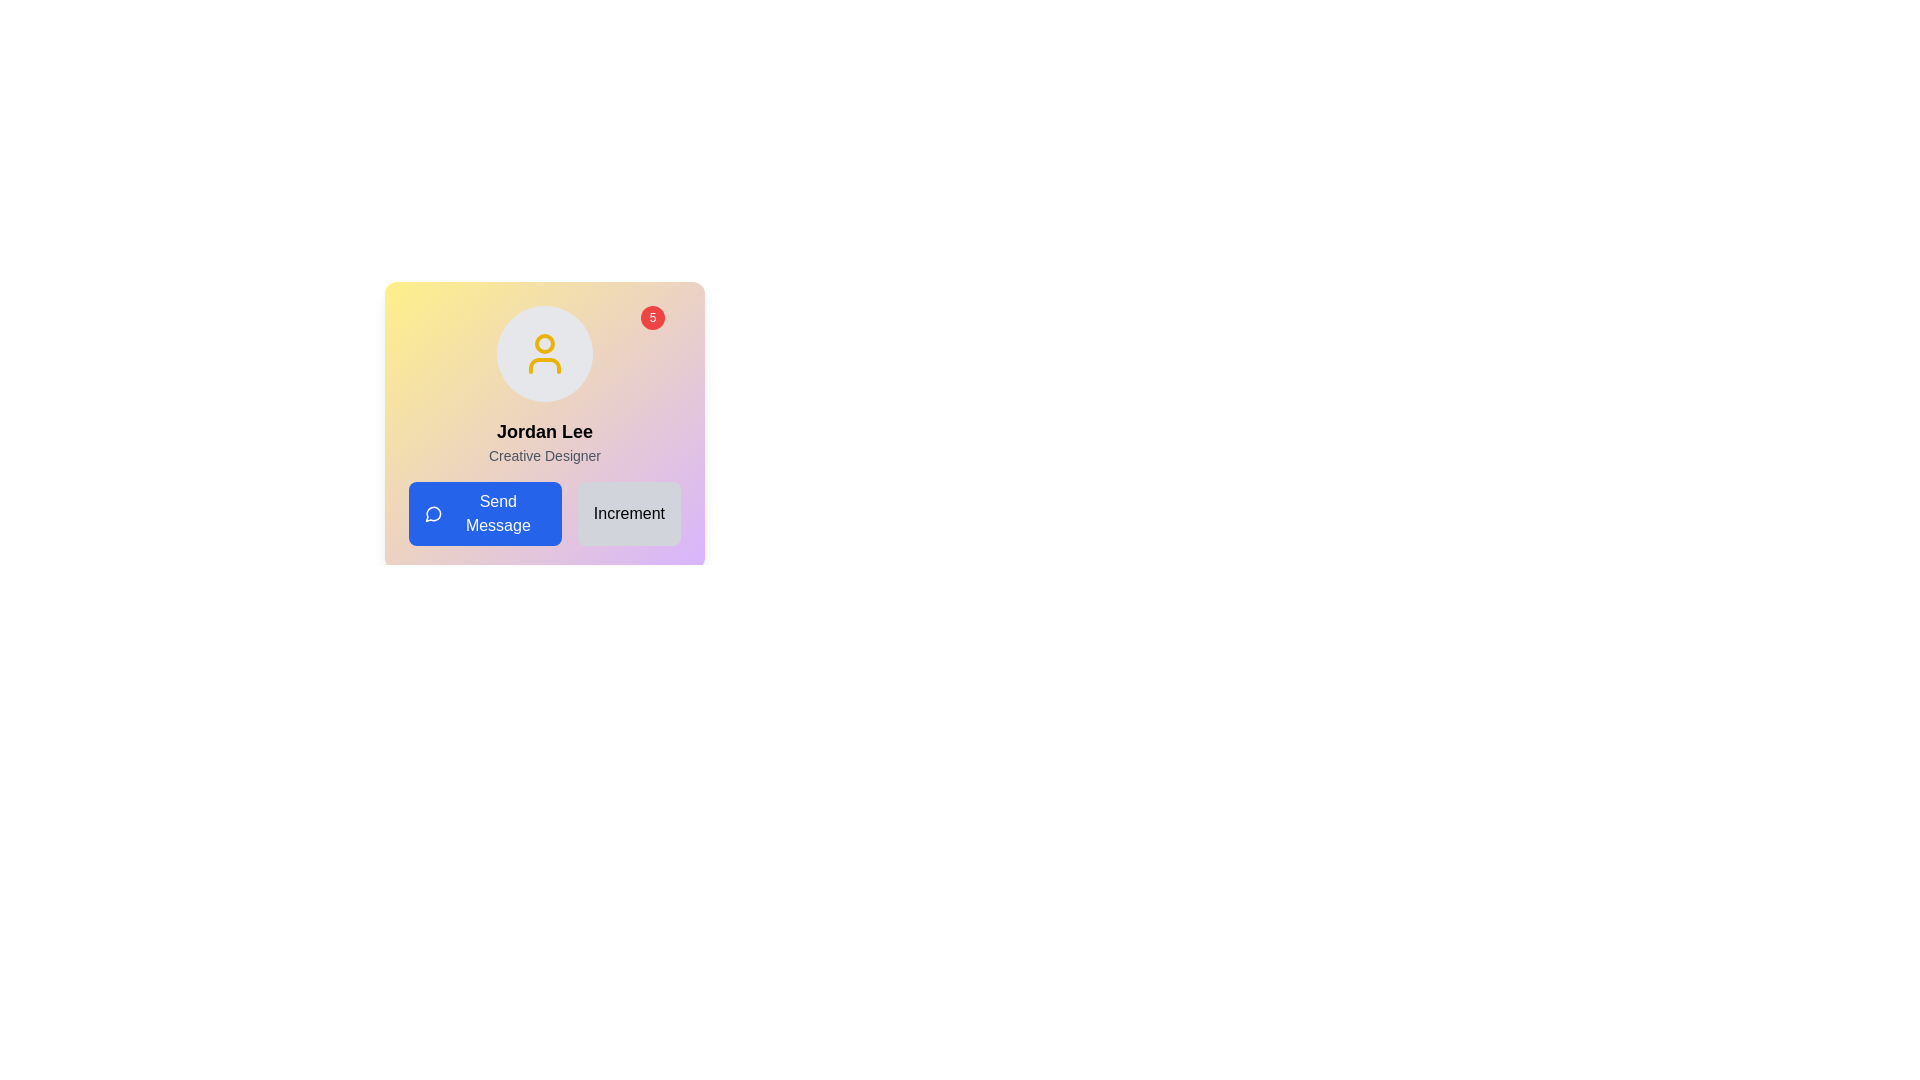 The width and height of the screenshot is (1920, 1080). What do you see at coordinates (545, 431) in the screenshot?
I see `the user` at bounding box center [545, 431].